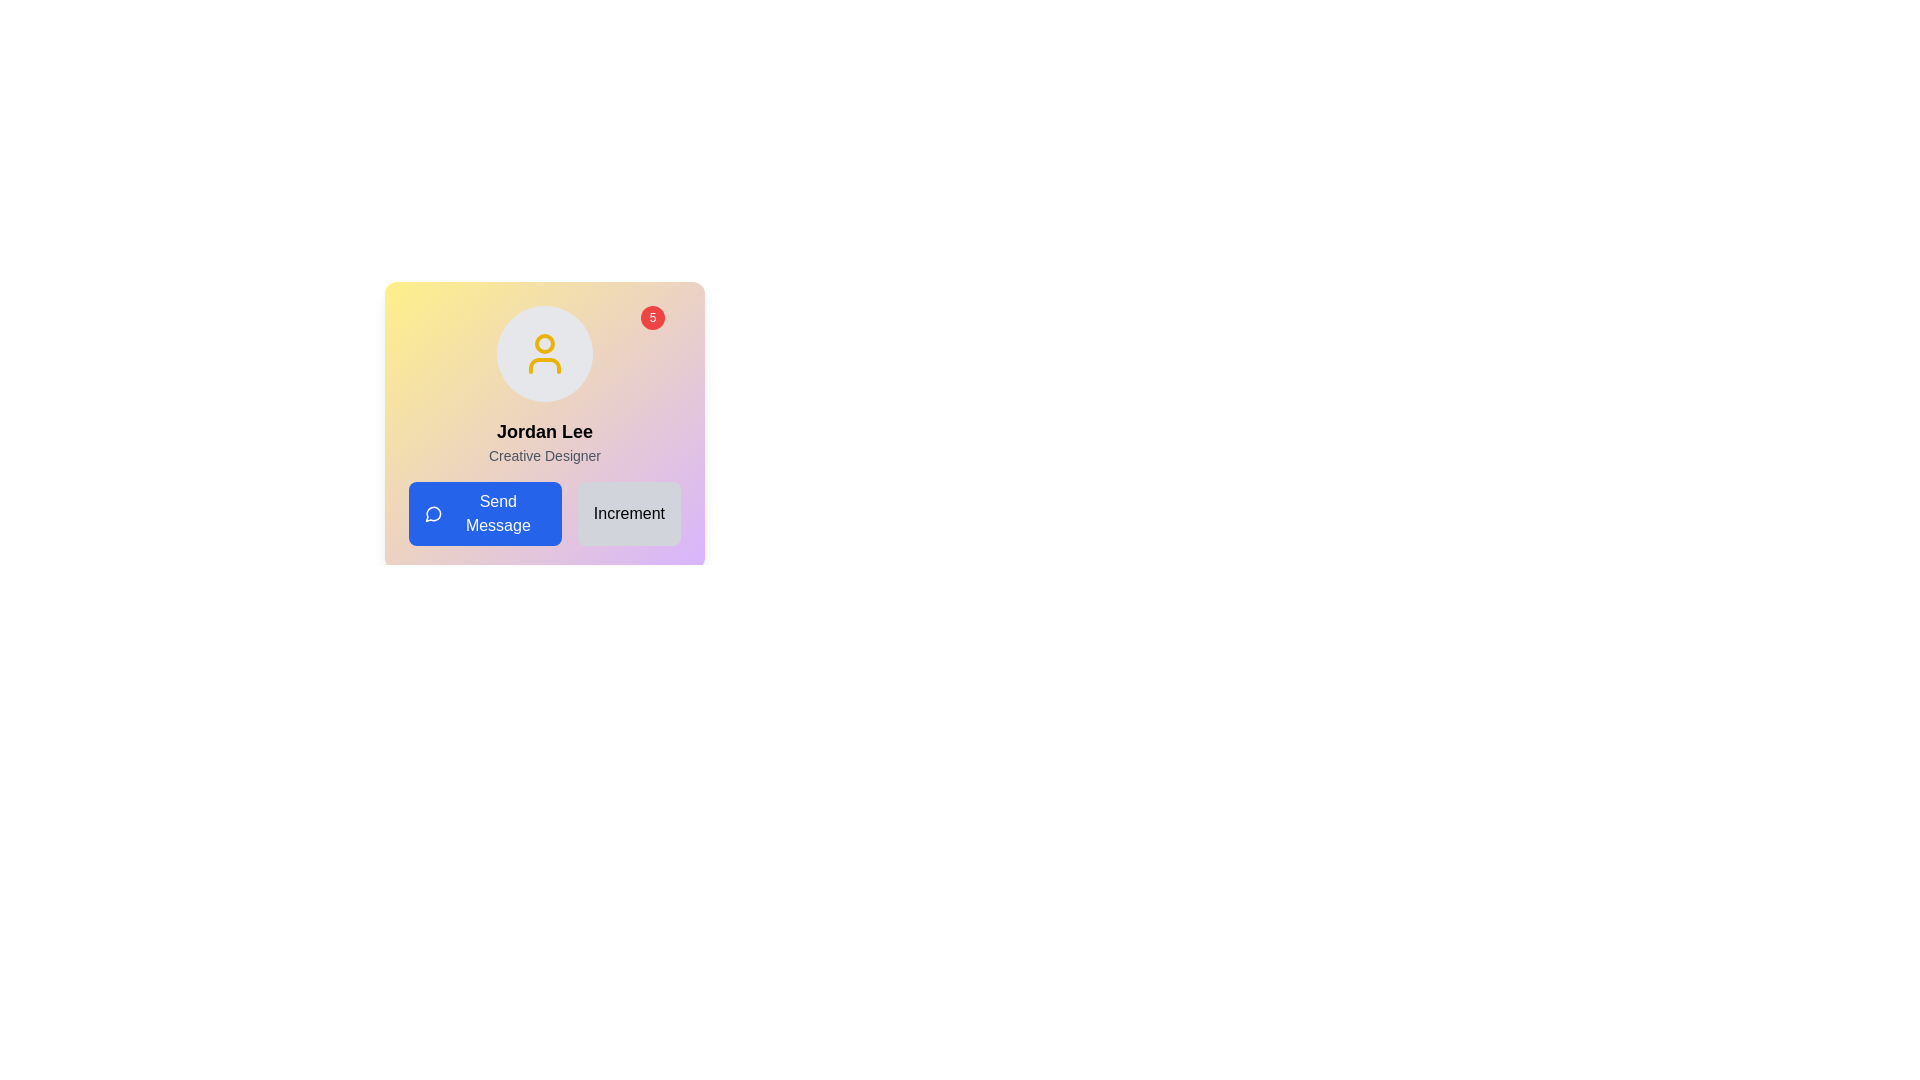 The width and height of the screenshot is (1920, 1080). What do you see at coordinates (545, 431) in the screenshot?
I see `the user` at bounding box center [545, 431].